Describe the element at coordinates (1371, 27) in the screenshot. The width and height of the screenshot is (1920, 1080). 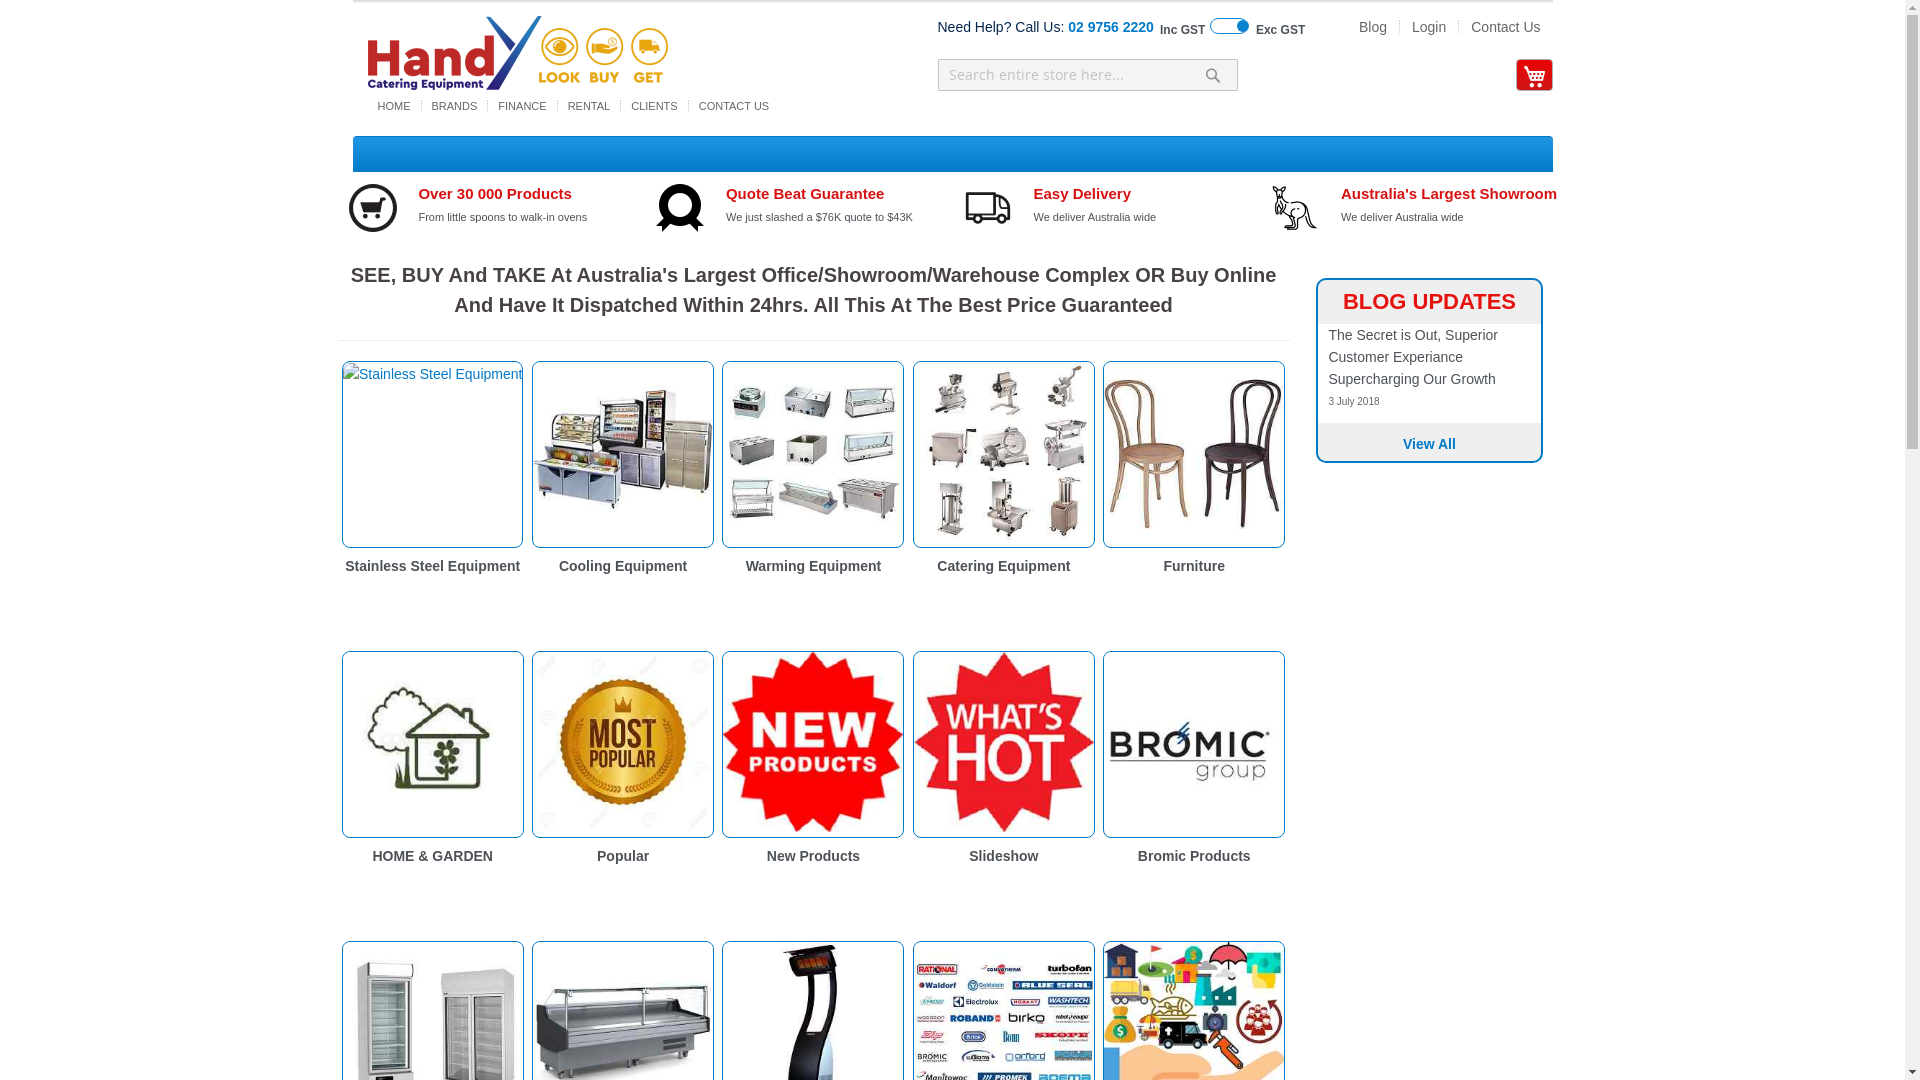
I see `'Blog'` at that location.